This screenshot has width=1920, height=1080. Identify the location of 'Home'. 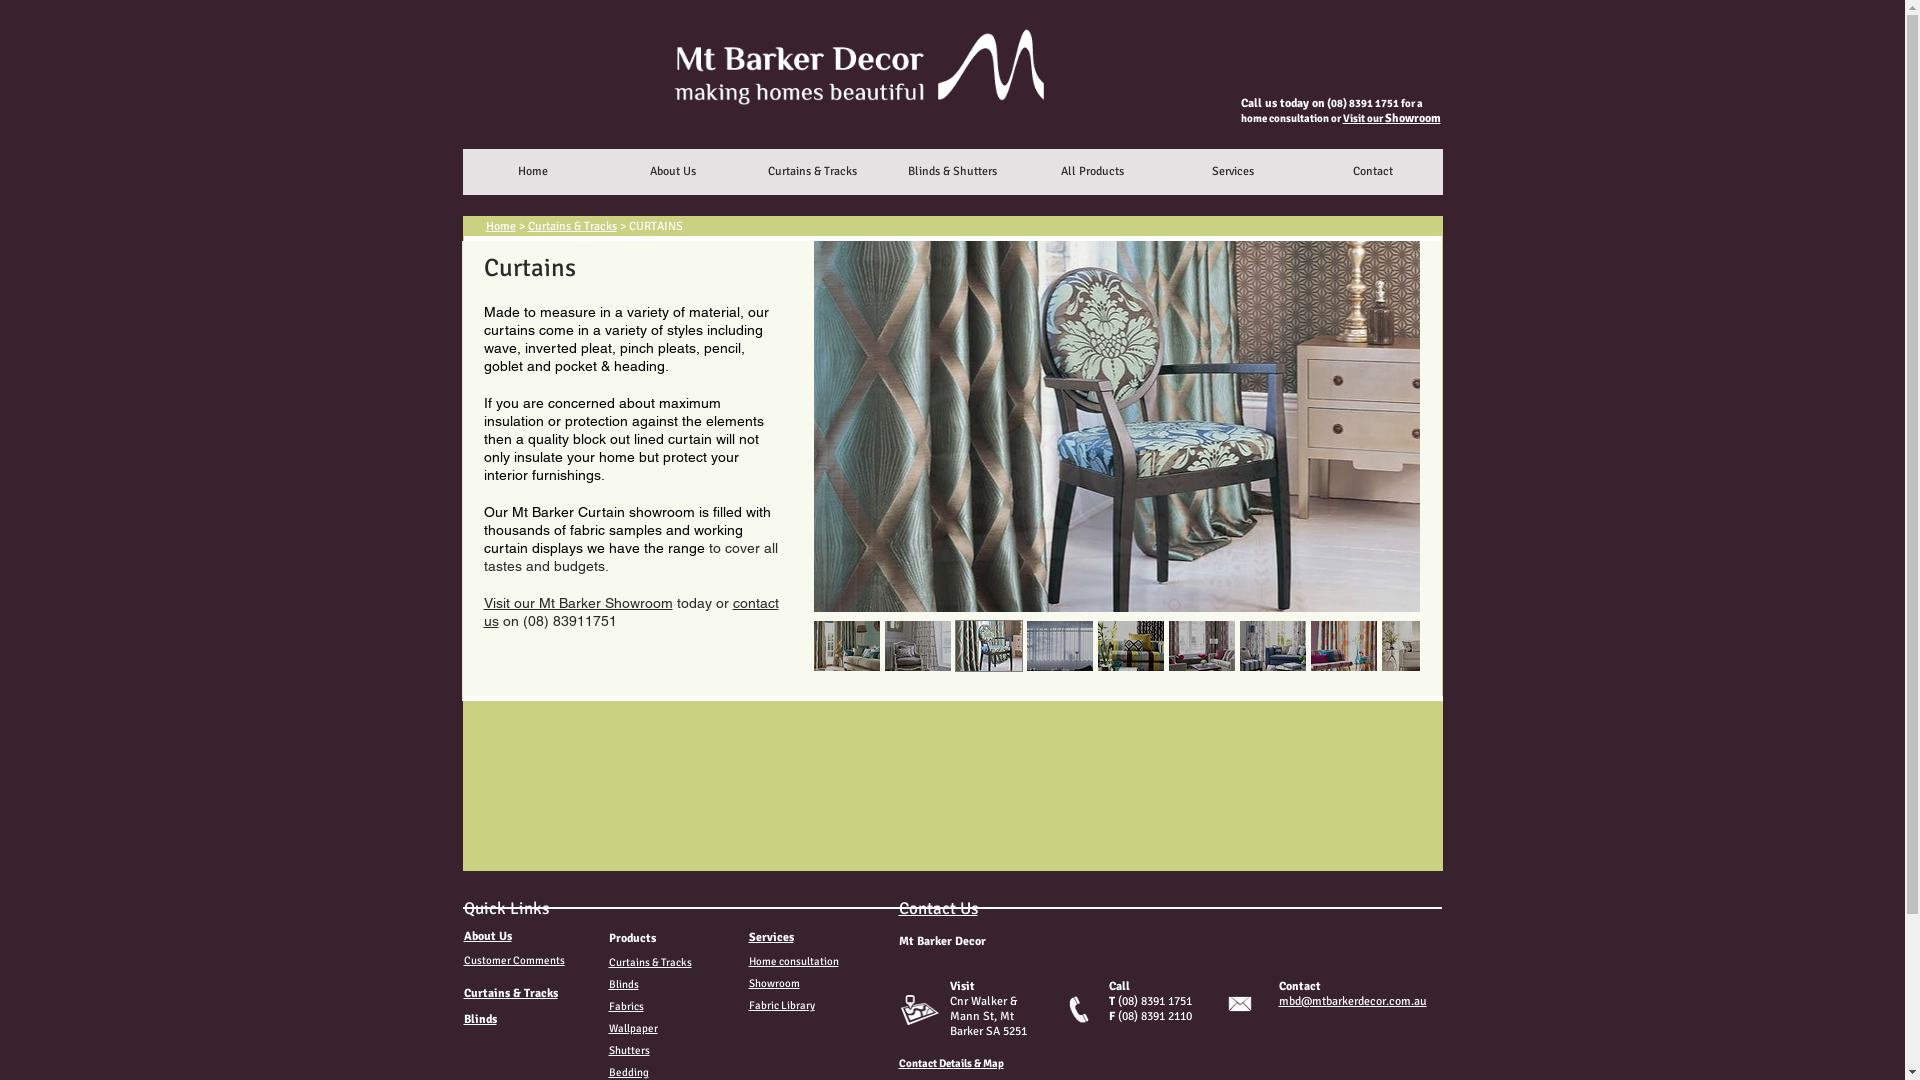
(500, 225).